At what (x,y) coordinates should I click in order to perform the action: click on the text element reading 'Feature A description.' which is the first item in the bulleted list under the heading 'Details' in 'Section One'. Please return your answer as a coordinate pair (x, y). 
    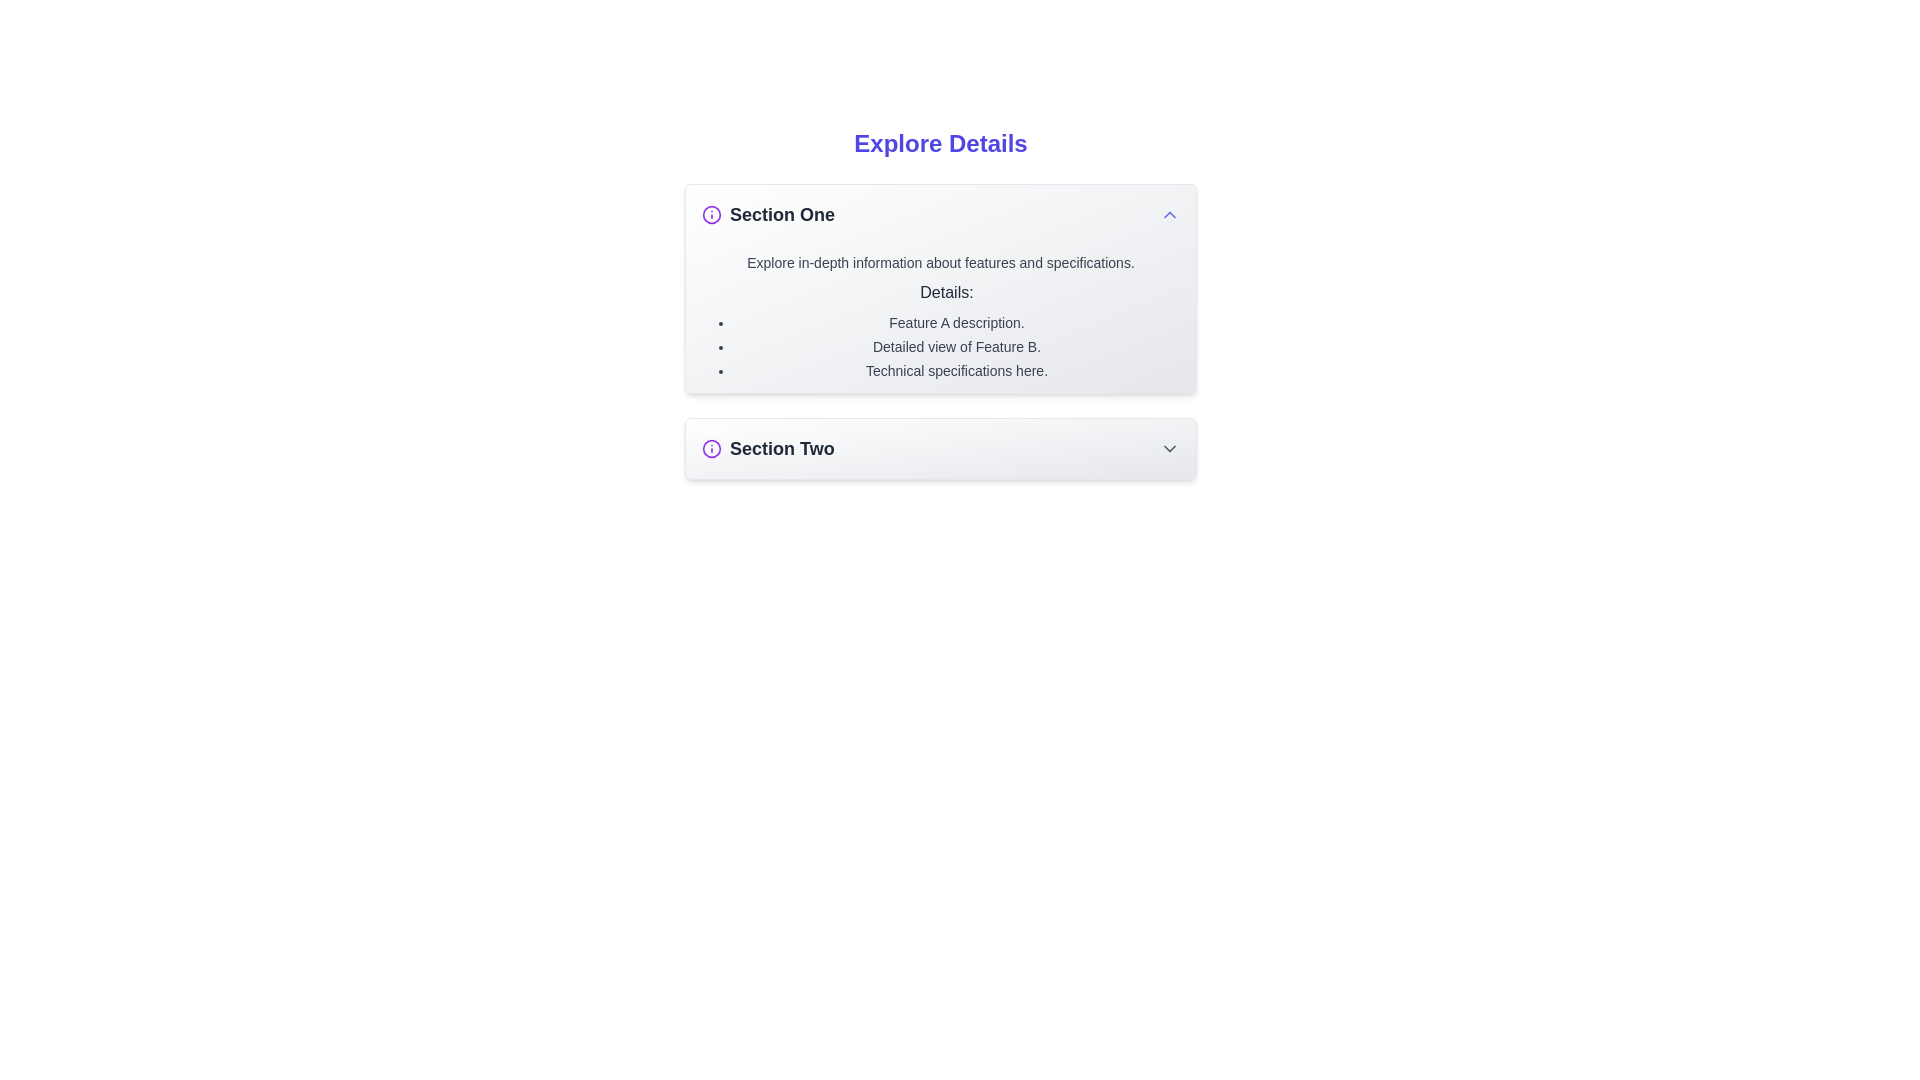
    Looking at the image, I should click on (955, 323).